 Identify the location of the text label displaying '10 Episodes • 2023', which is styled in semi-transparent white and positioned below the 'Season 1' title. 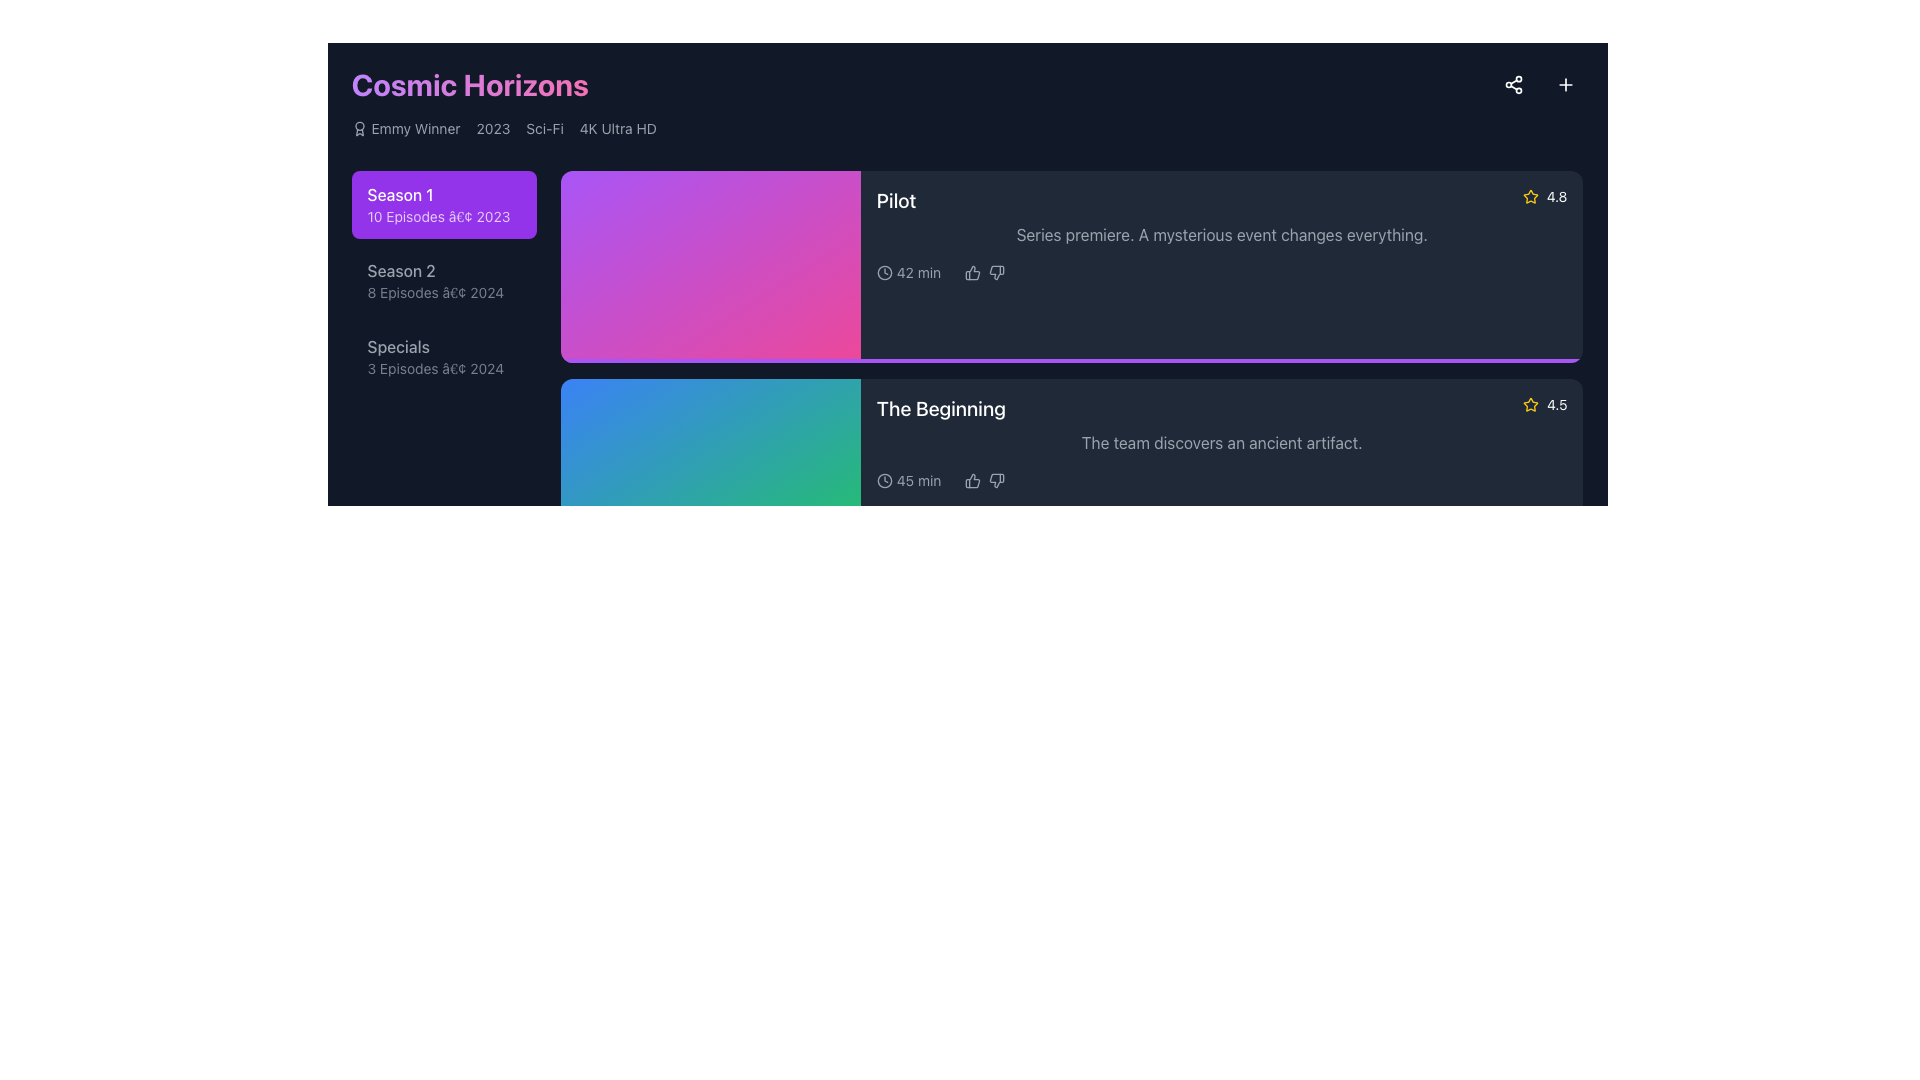
(443, 216).